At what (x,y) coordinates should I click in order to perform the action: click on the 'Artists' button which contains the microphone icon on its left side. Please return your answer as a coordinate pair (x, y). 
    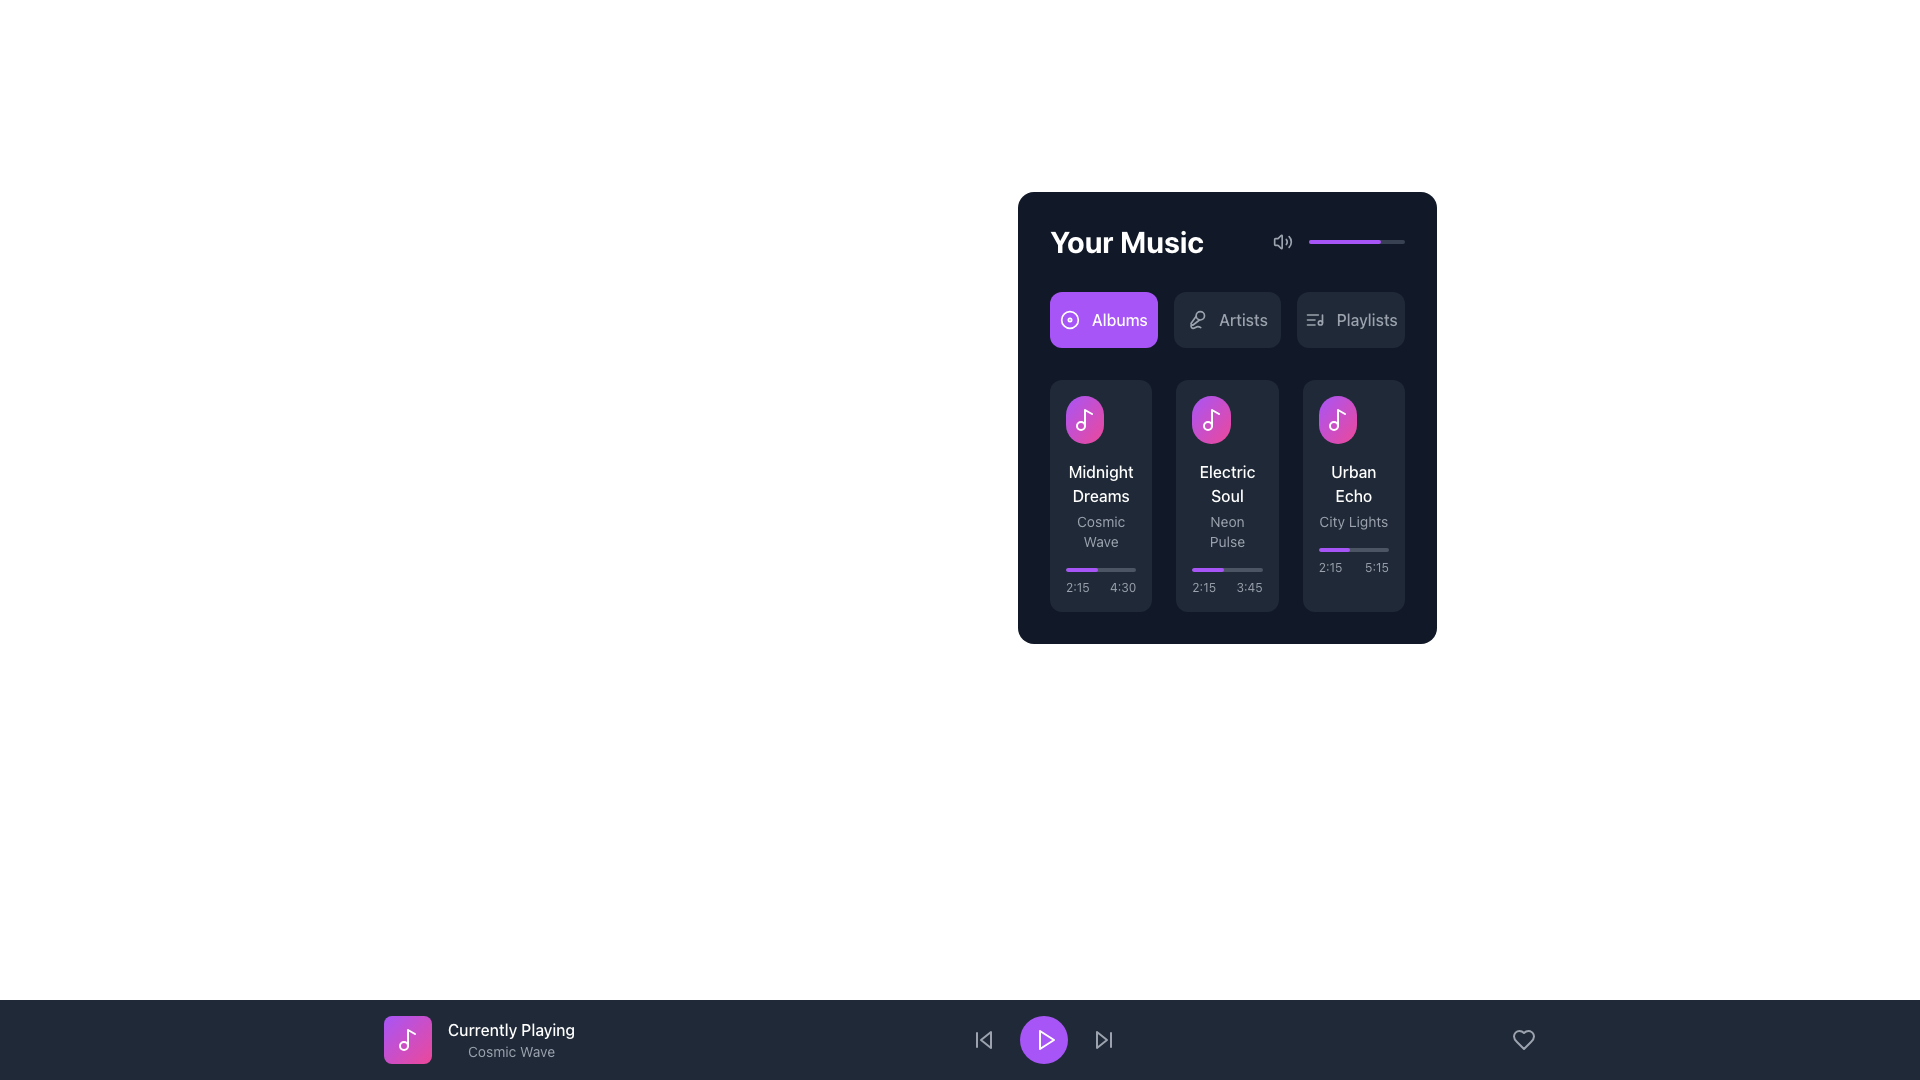
    Looking at the image, I should click on (1197, 319).